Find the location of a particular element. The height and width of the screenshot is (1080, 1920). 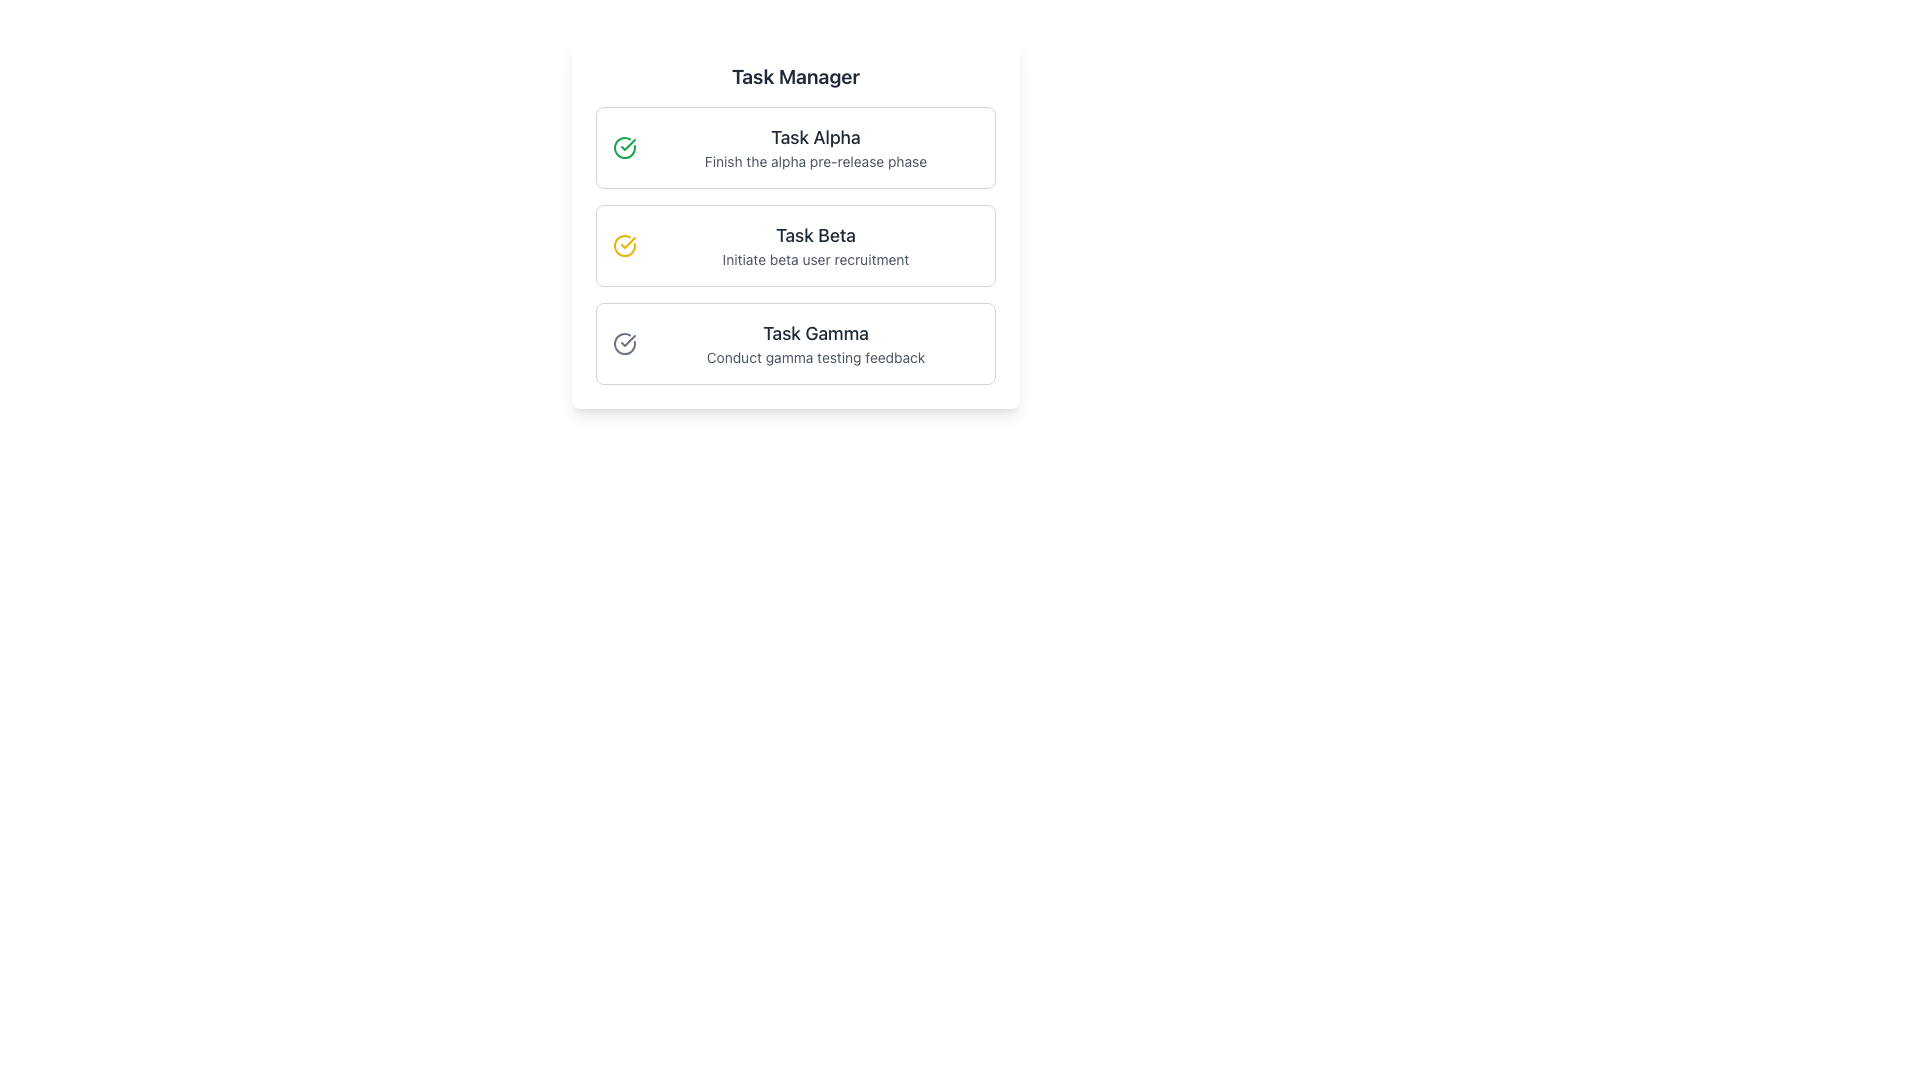

the task details for the task card titled 'Task Gamma', which is the third card in the vertically arranged list under the 'Task Manager' heading is located at coordinates (795, 342).